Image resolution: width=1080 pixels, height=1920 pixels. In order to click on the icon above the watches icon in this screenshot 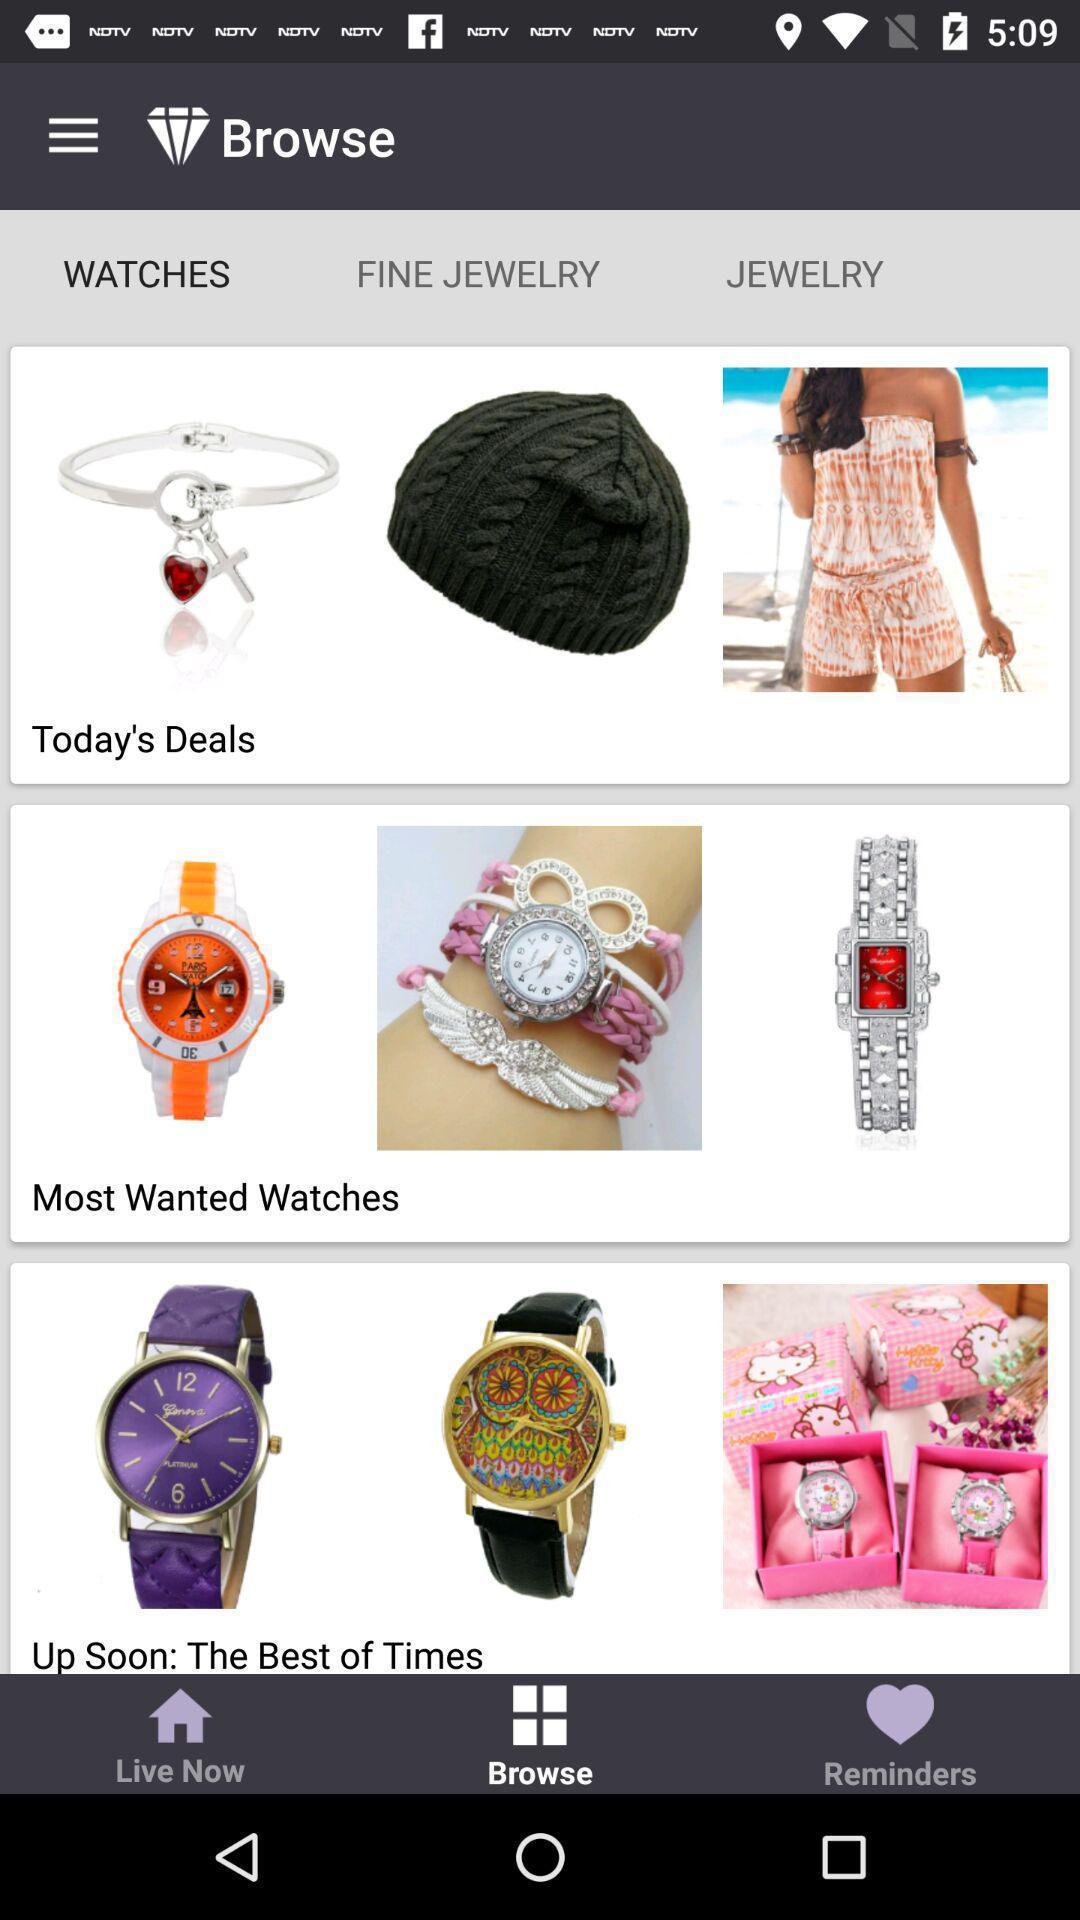, I will do `click(72, 135)`.